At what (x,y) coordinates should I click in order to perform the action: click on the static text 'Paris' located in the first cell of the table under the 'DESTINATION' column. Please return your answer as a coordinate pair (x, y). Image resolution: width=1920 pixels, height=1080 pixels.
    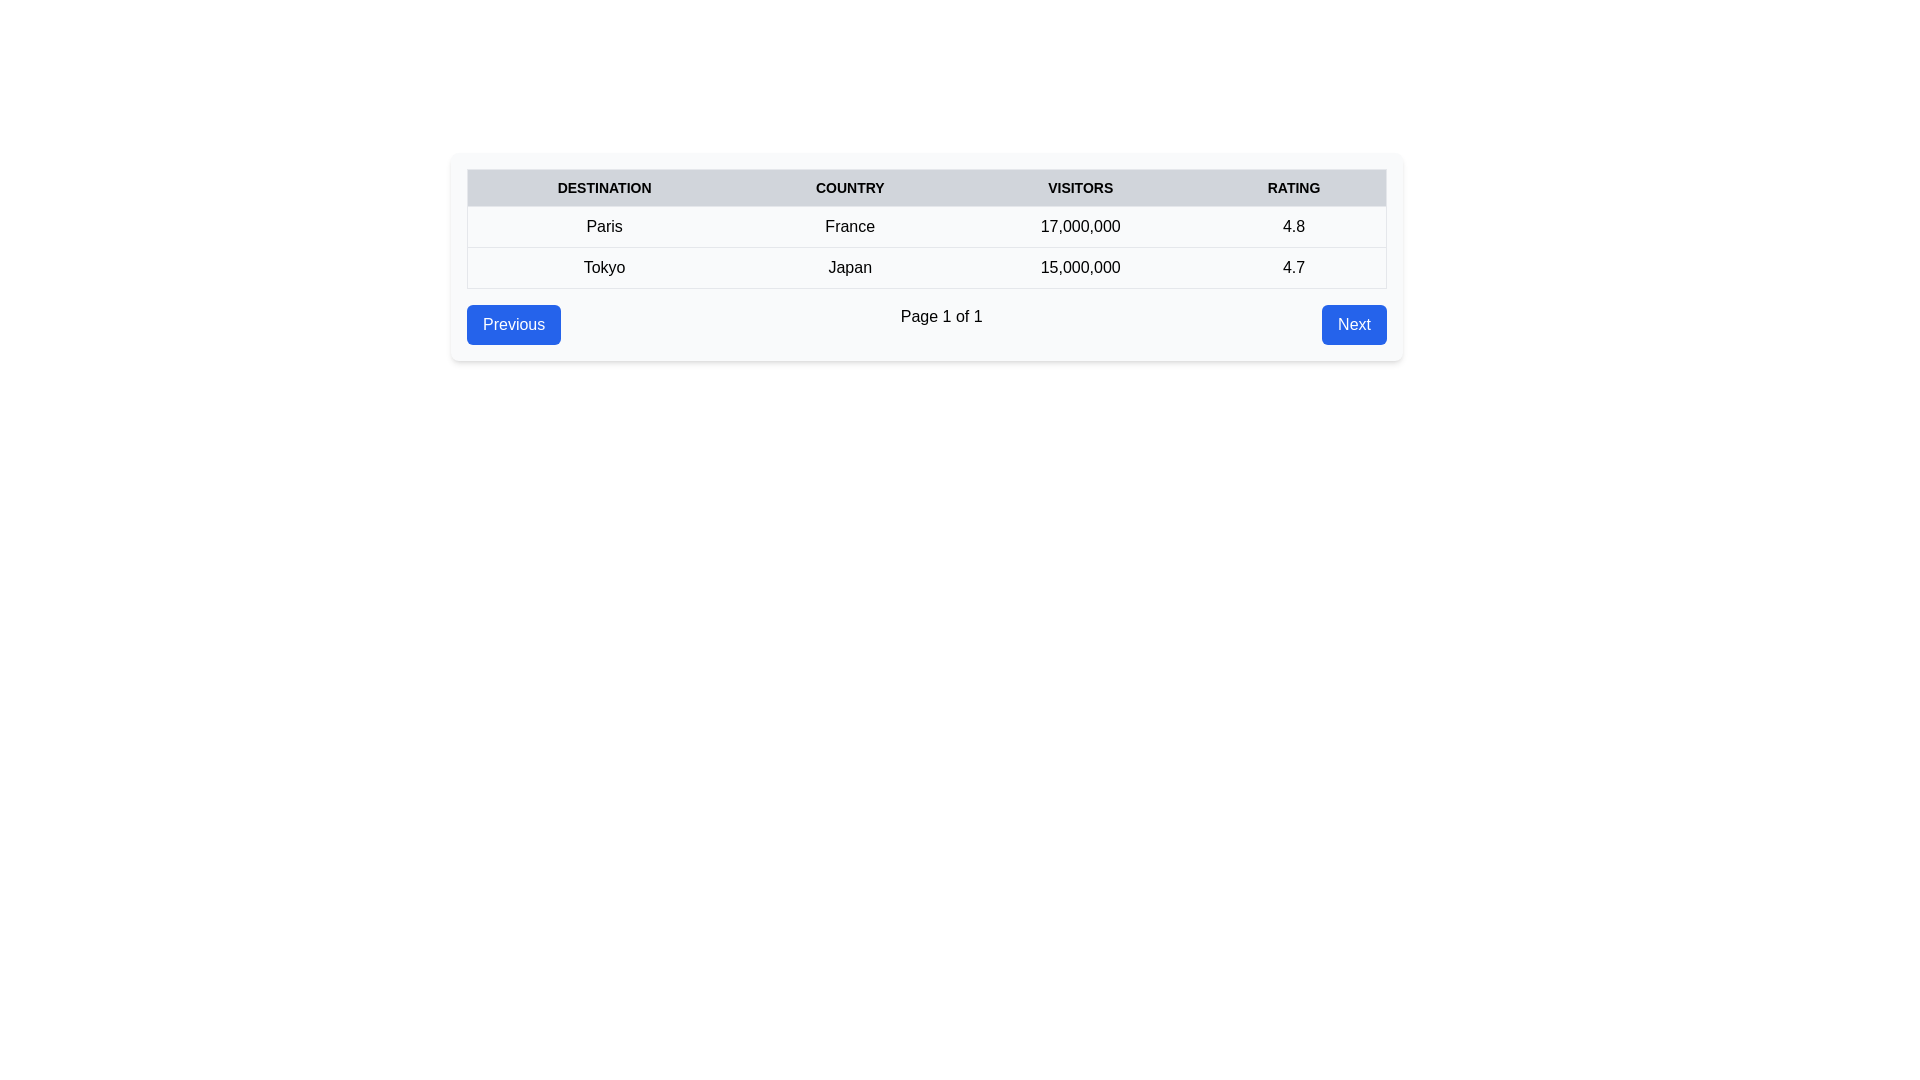
    Looking at the image, I should click on (603, 226).